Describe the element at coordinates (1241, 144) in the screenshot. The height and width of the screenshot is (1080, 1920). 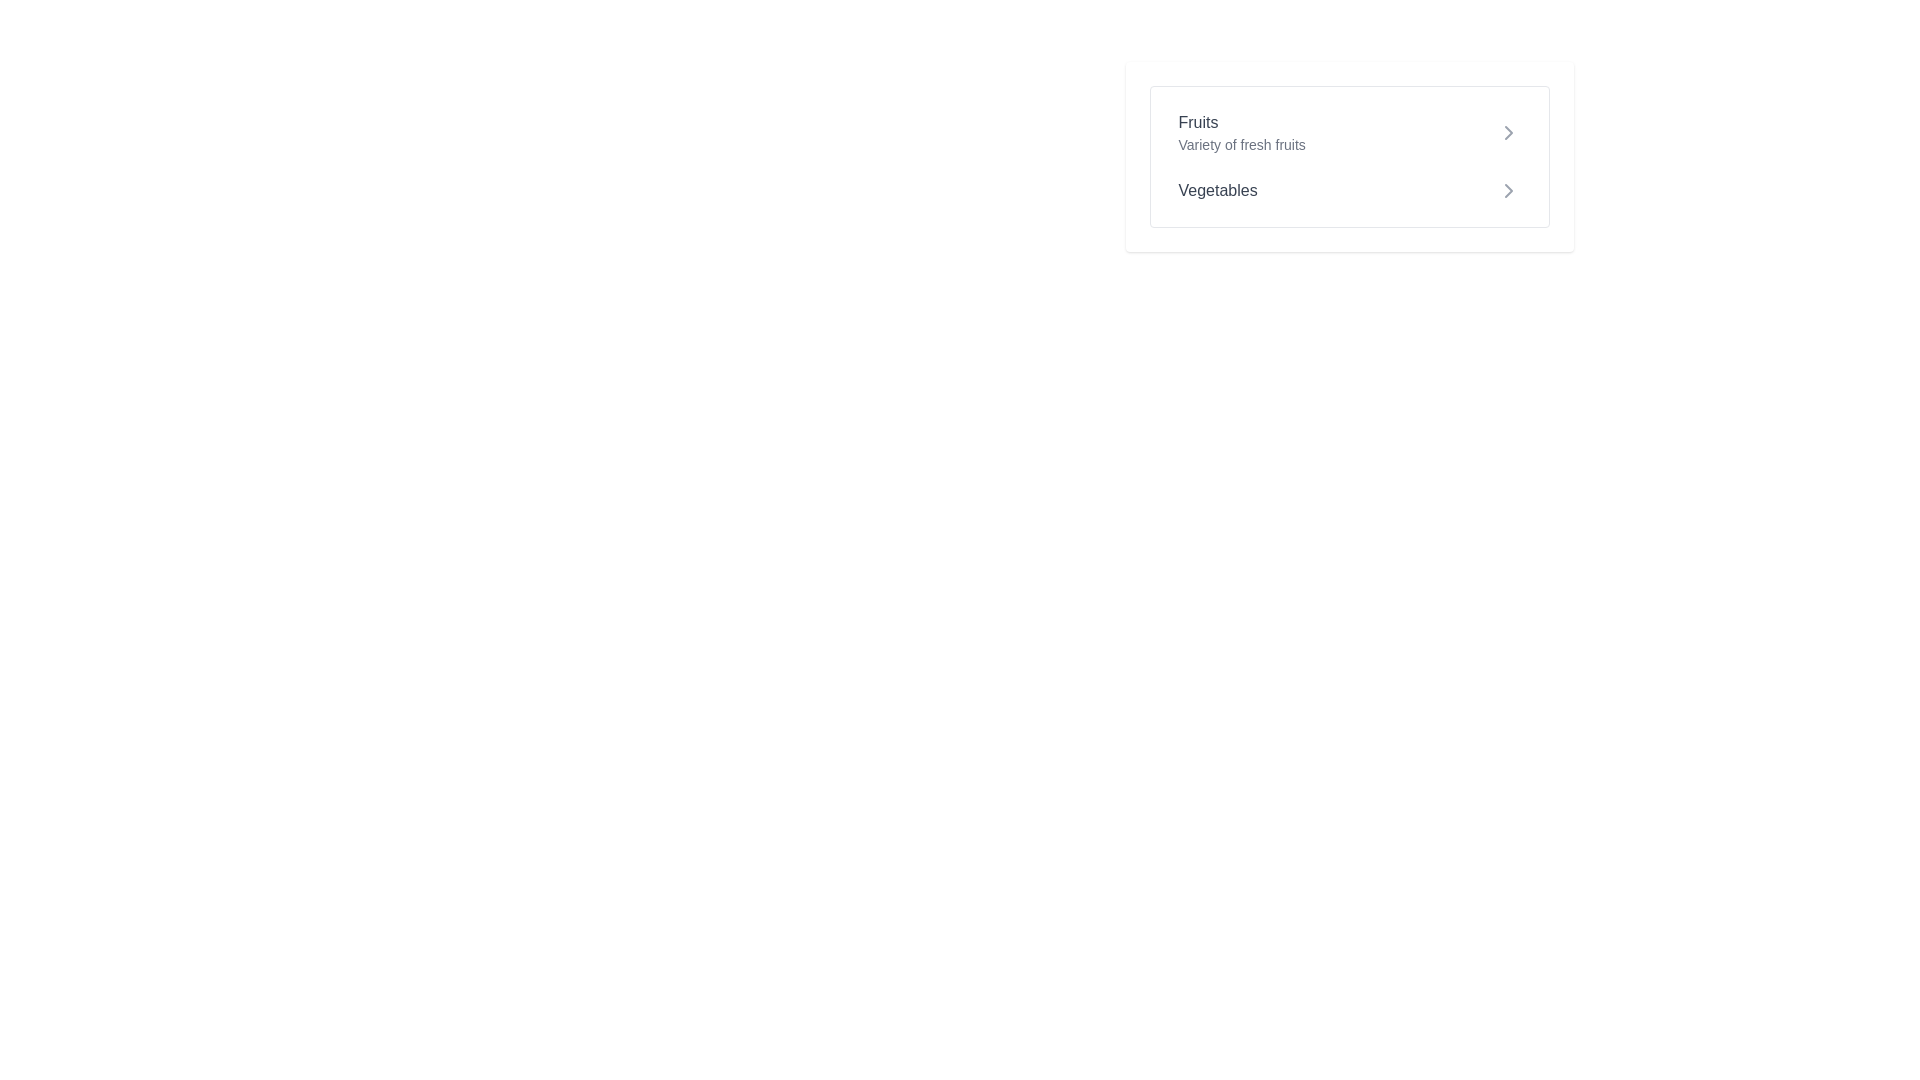
I see `static text label that displays 'Variety of fresh fruits', which is positioned directly below the larger text 'Fruits'` at that location.